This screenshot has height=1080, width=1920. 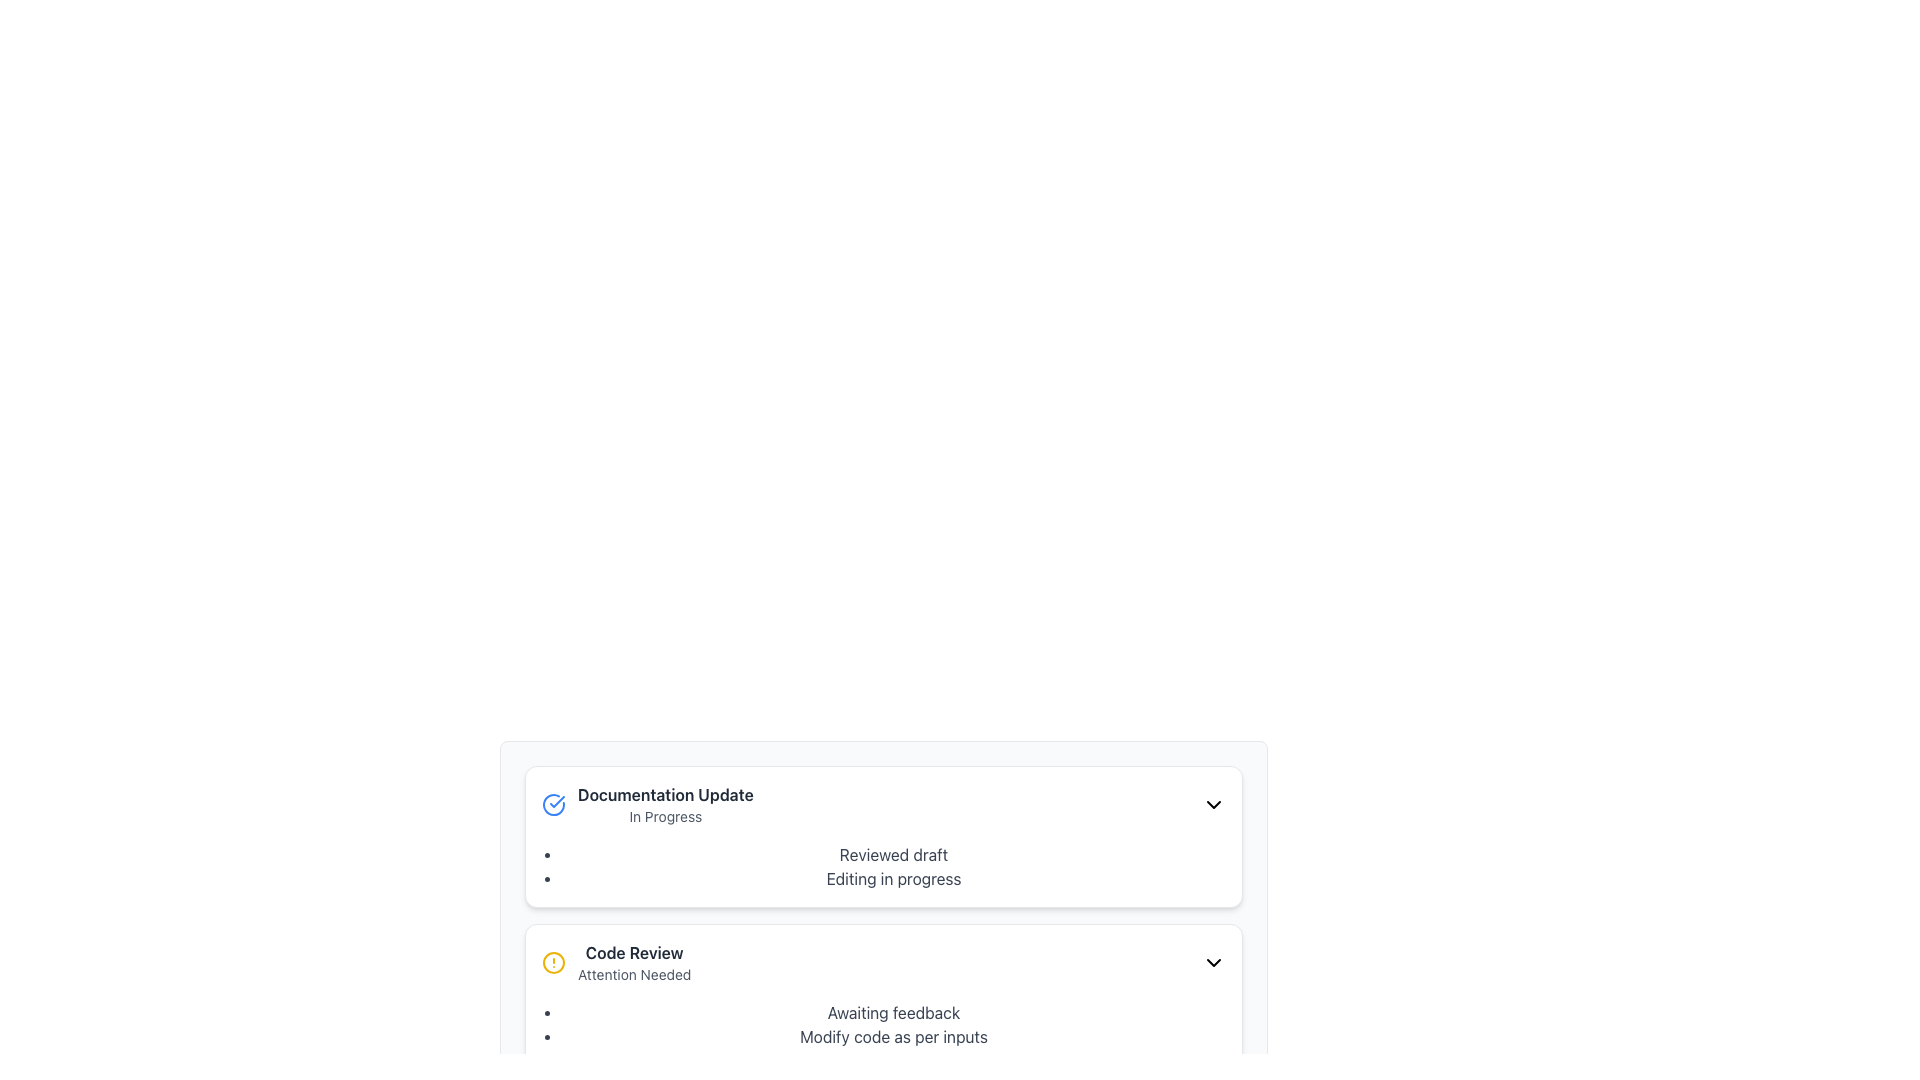 I want to click on the outer circular SVG component of the alert icon, which is yellow and located near the bottom-right section of the interface, adjacent to the 'Code Review' section, so click(x=553, y=962).